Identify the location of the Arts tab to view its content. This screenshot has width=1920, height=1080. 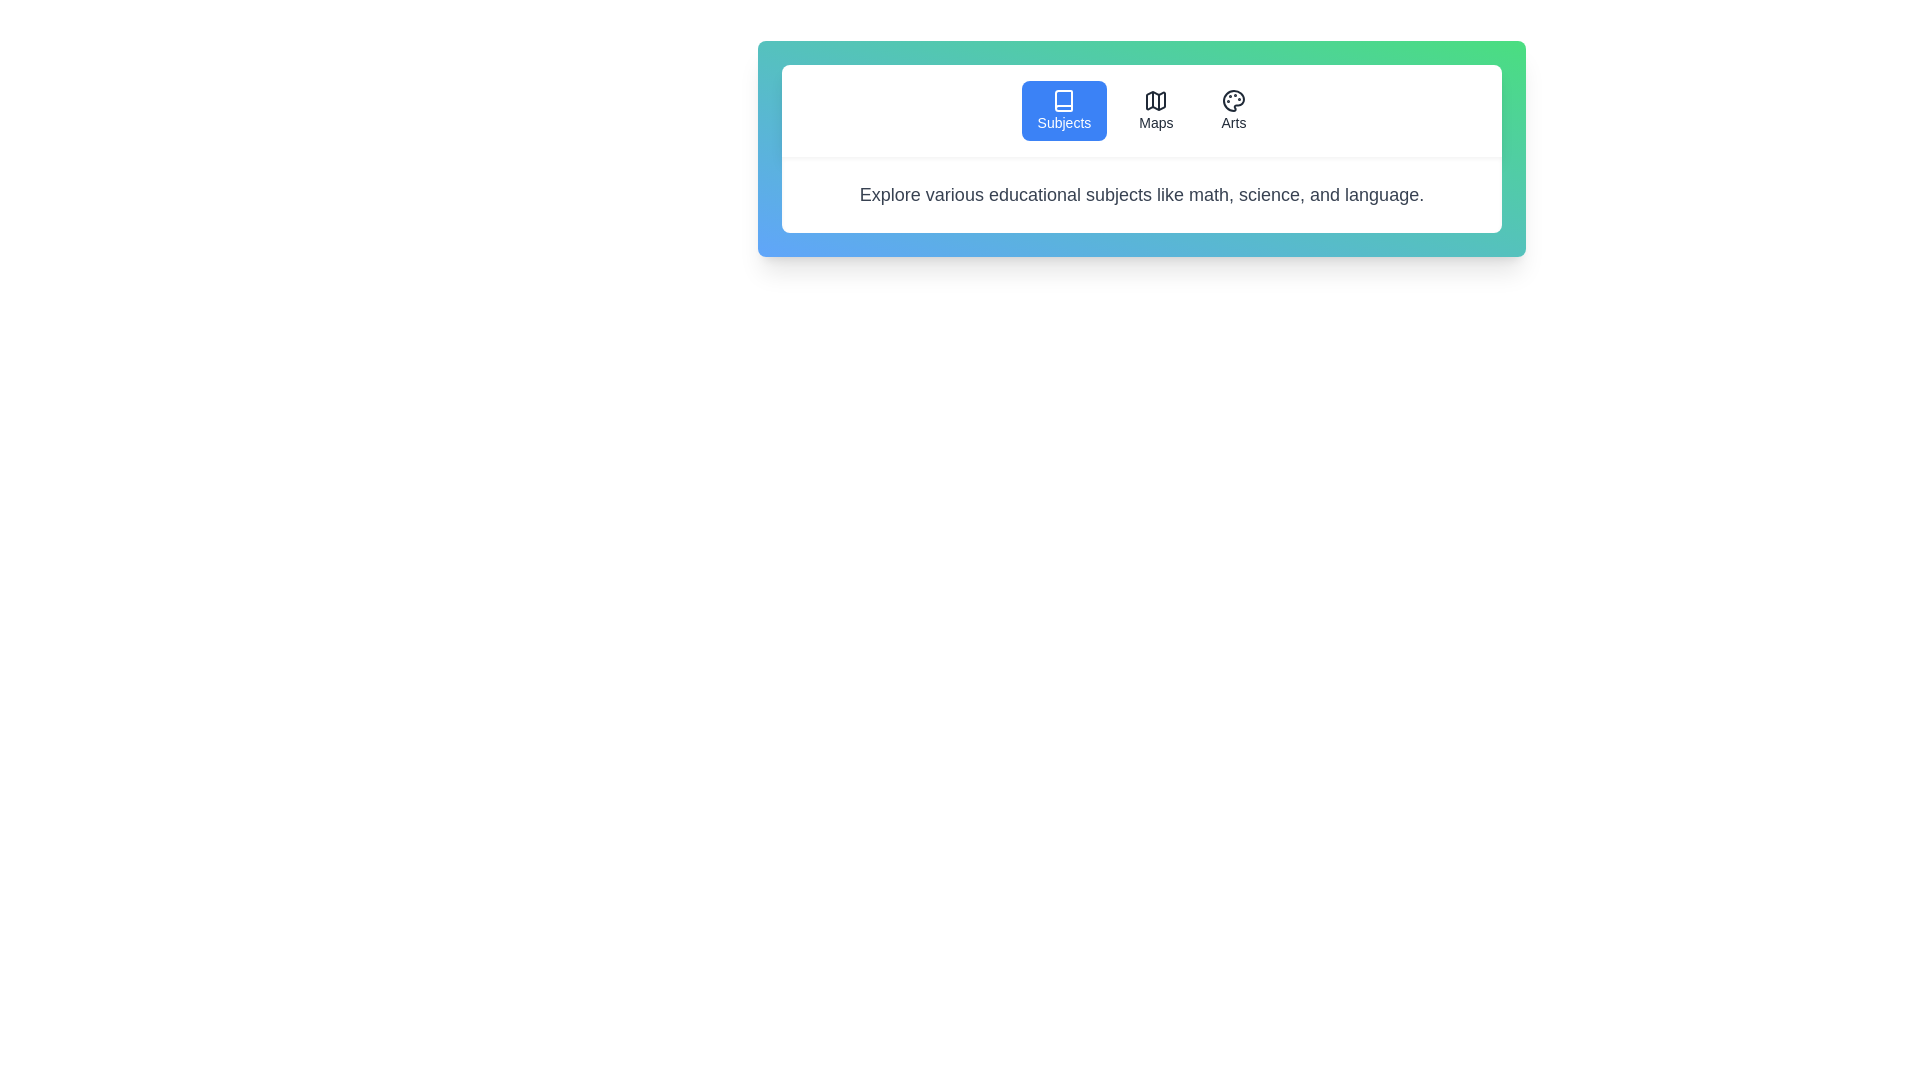
(1232, 111).